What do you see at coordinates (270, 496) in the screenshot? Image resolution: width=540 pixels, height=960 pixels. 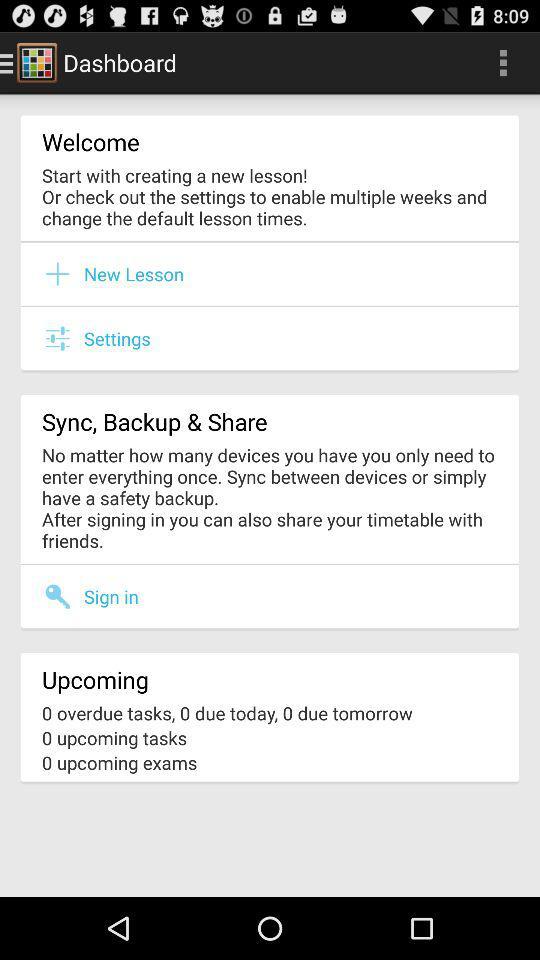 I see `the item below the sync, backup & share` at bounding box center [270, 496].